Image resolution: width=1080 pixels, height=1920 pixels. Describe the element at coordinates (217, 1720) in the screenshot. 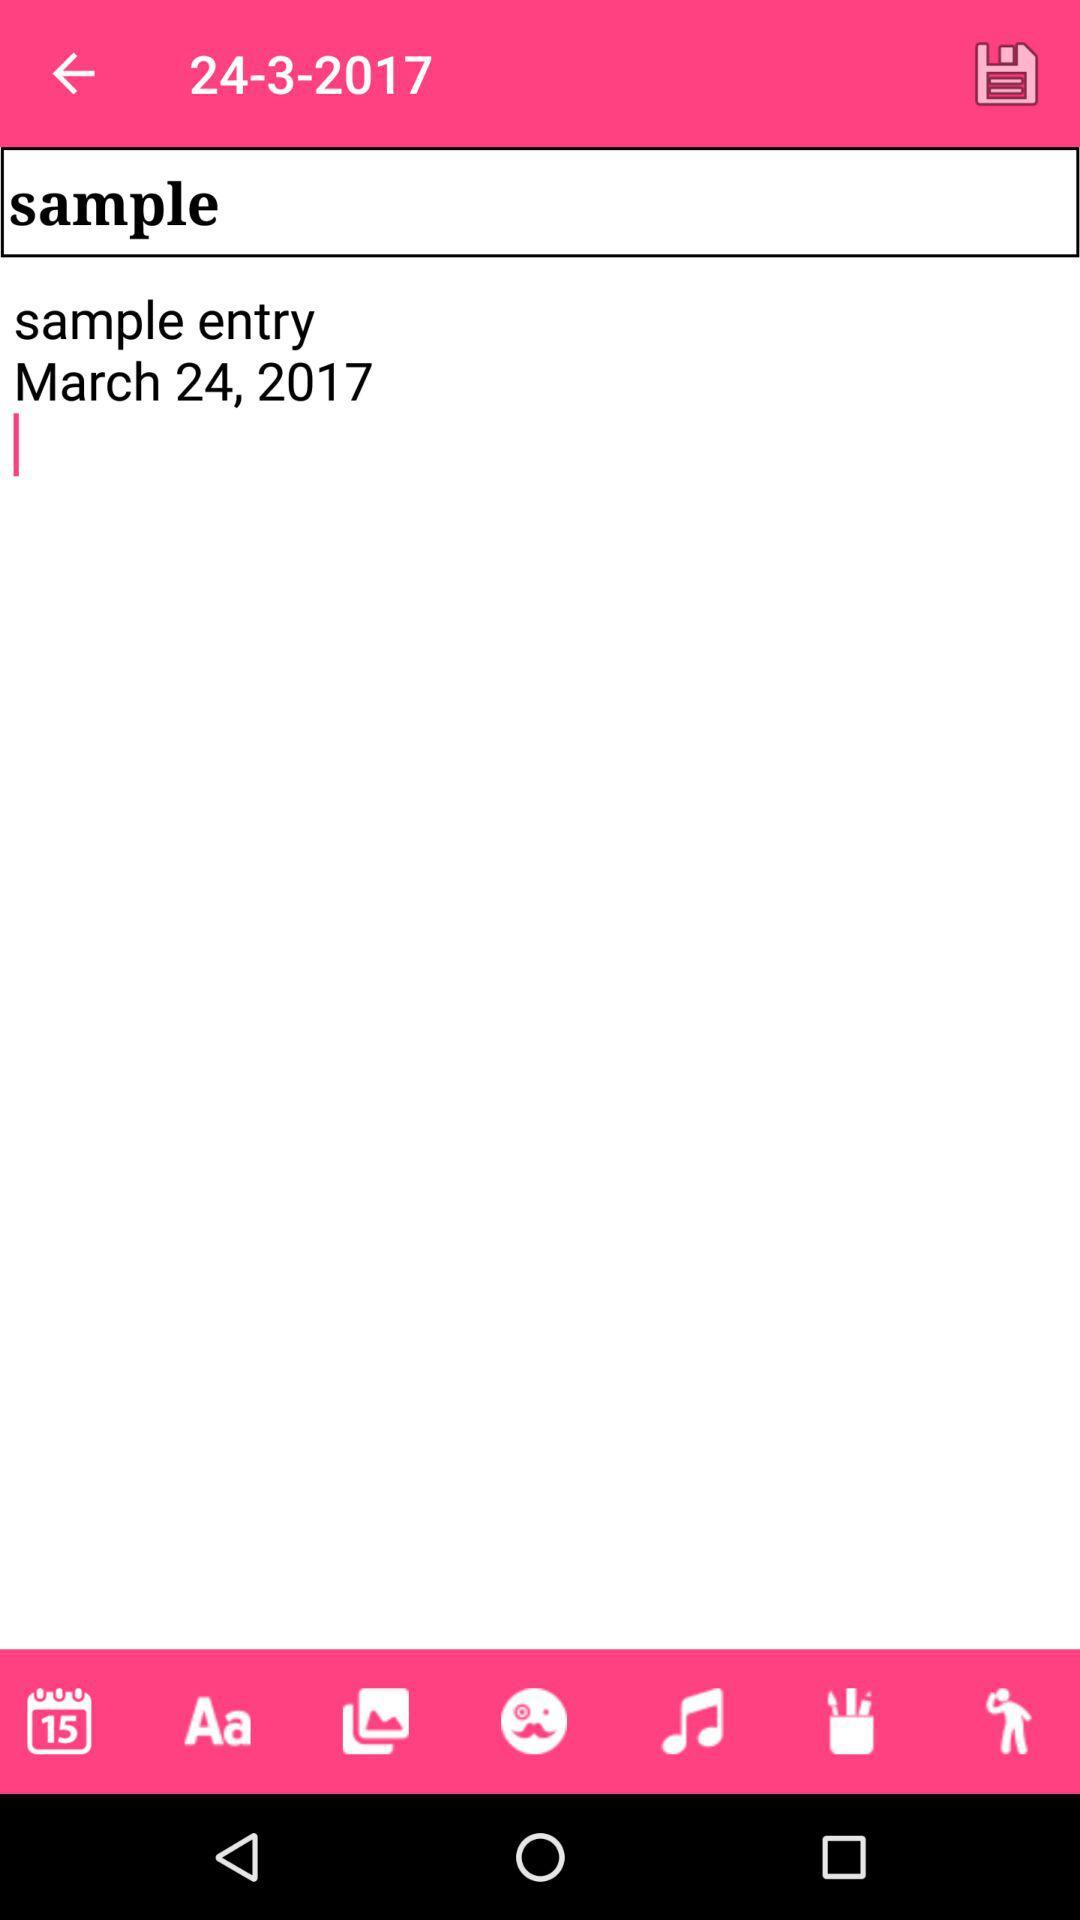

I see `the icon below the sample entry march item` at that location.